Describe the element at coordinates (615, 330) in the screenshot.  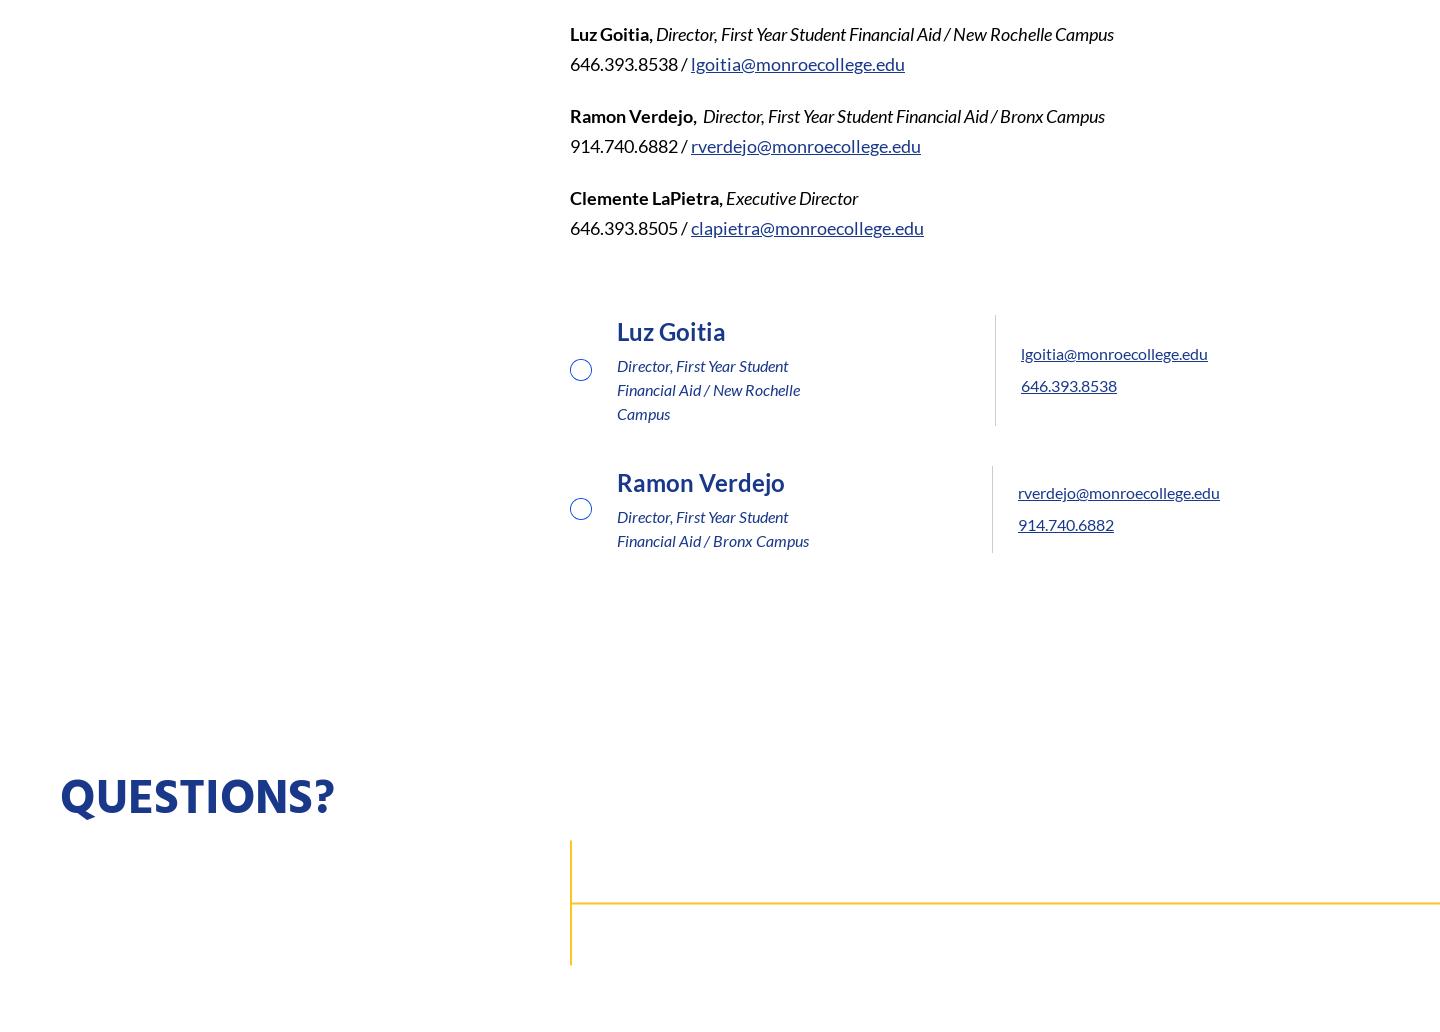
I see `'Luz Goitia'` at that location.